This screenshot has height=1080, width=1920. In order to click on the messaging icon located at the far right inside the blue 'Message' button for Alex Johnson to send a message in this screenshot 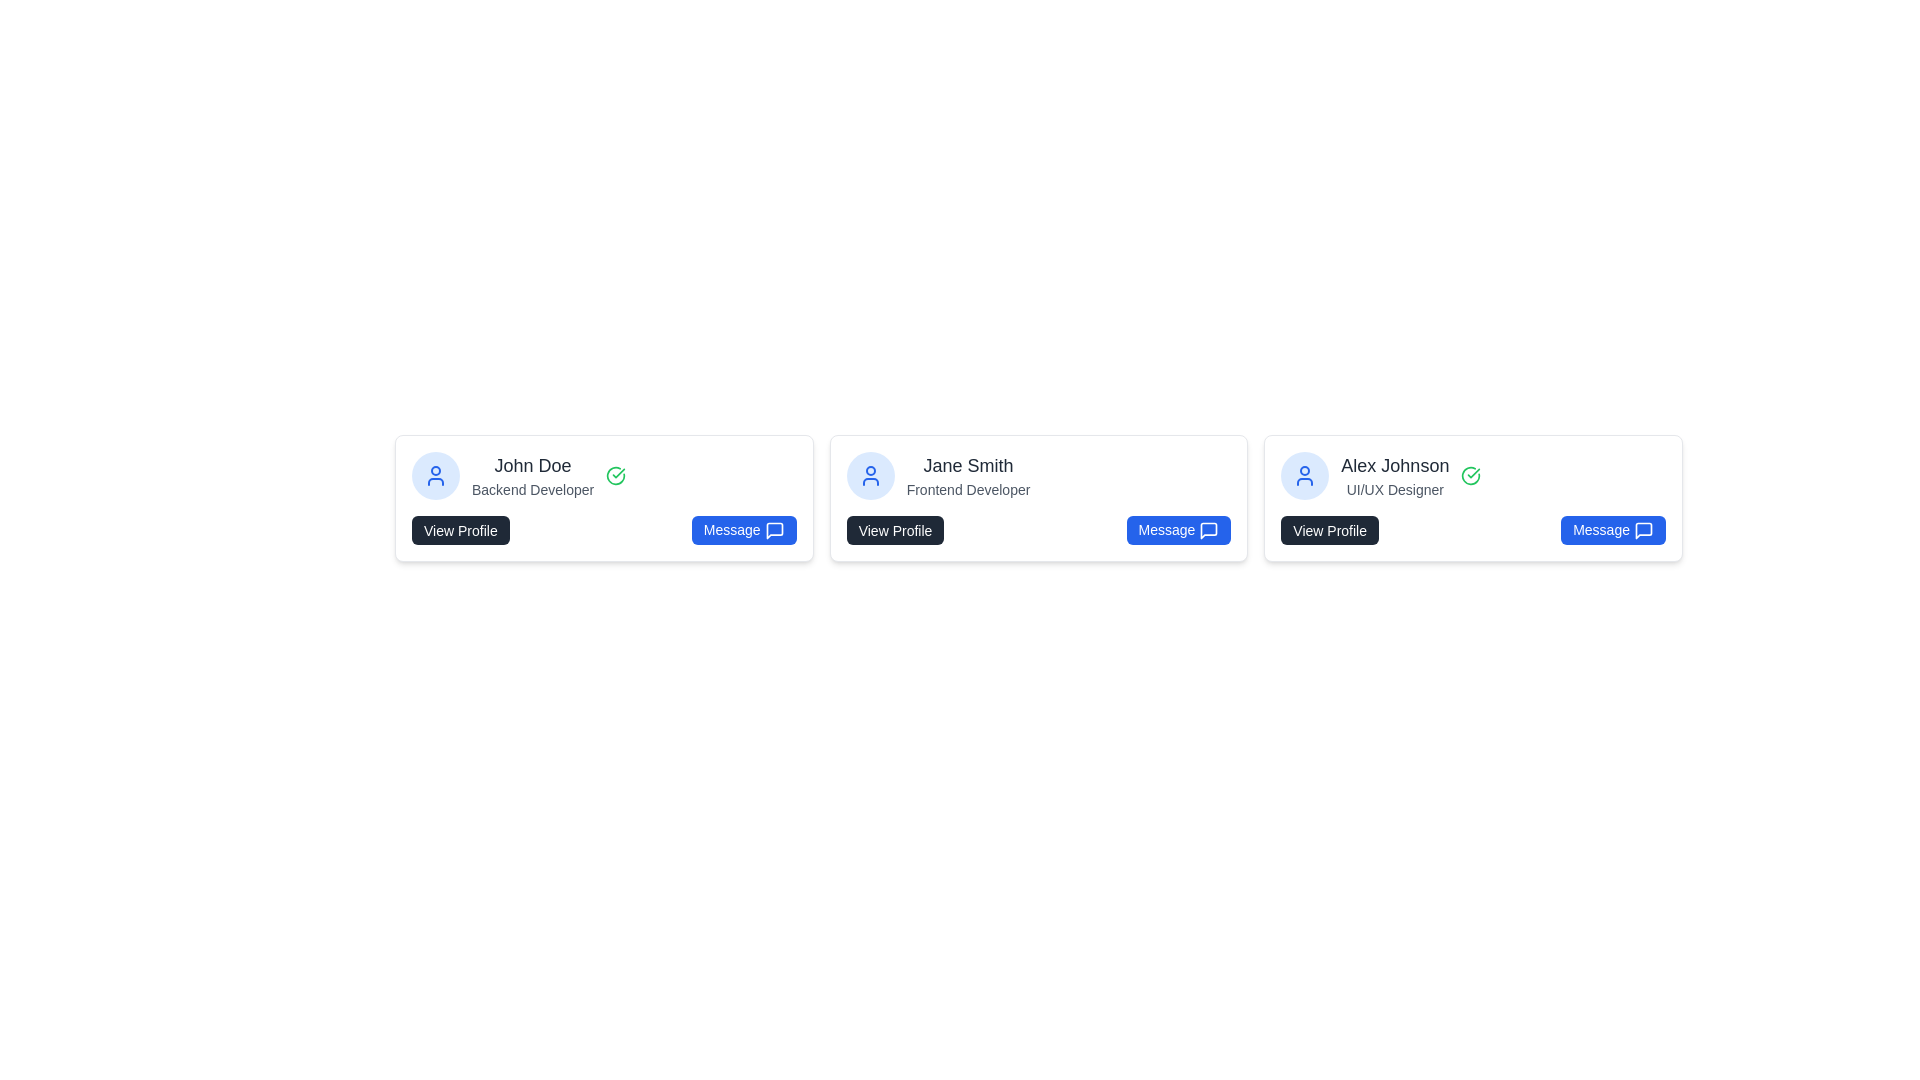, I will do `click(1643, 530)`.